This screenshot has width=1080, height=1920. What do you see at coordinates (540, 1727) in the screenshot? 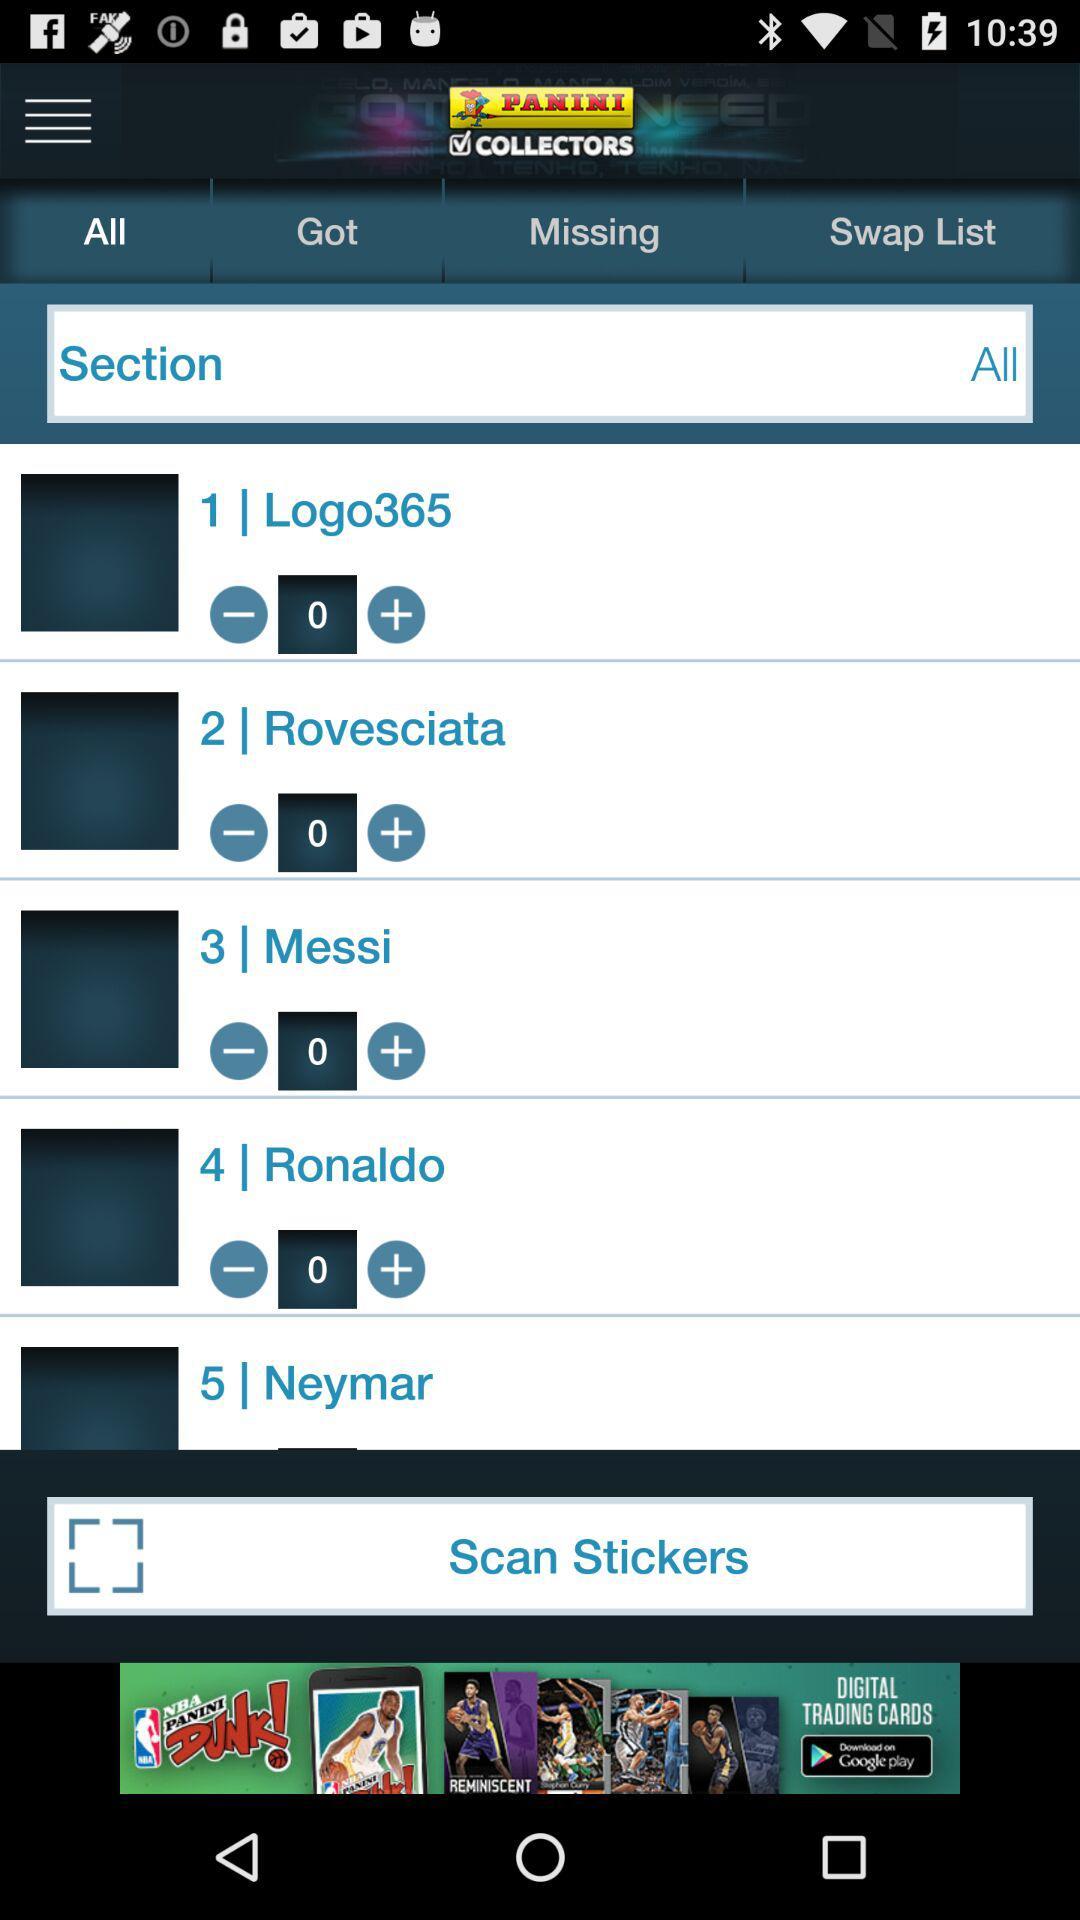
I see `open advertisement` at bounding box center [540, 1727].